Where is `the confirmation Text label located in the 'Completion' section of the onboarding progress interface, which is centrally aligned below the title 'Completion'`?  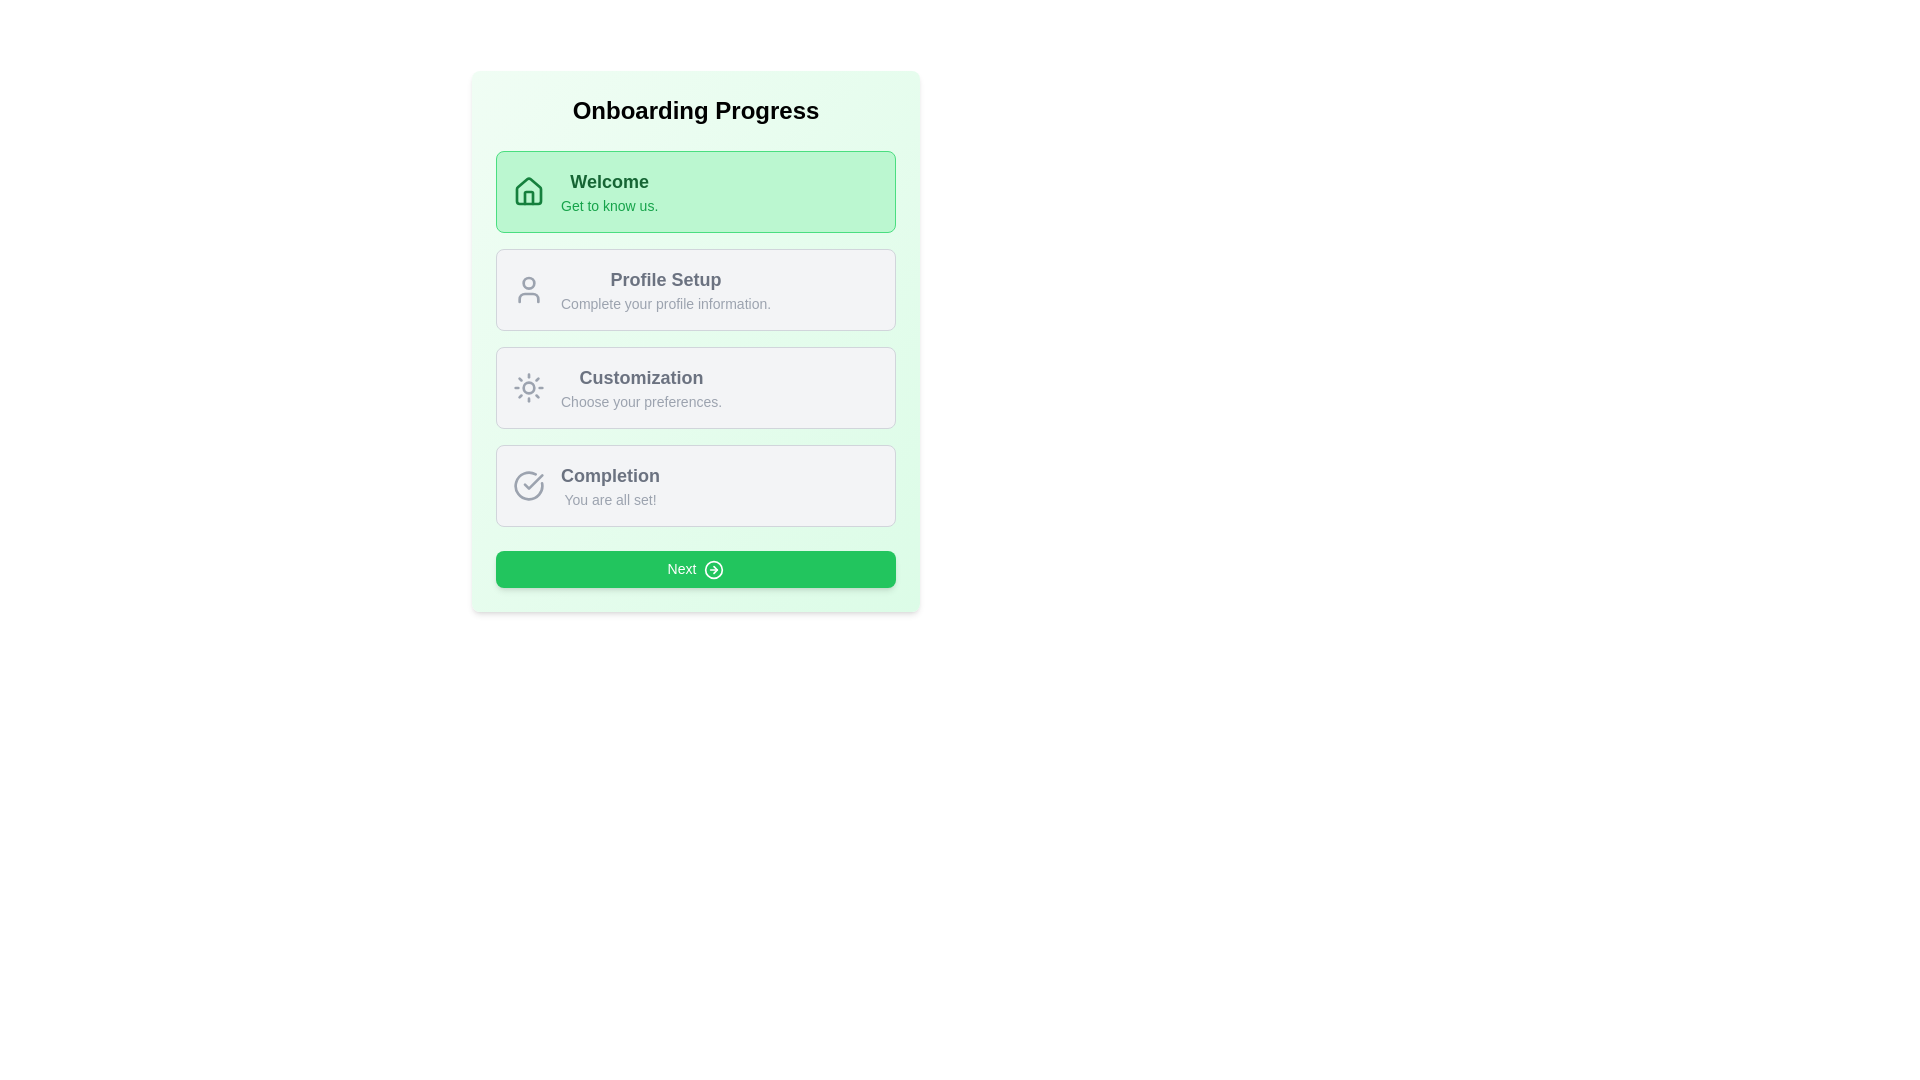
the confirmation Text label located in the 'Completion' section of the onboarding progress interface, which is centrally aligned below the title 'Completion' is located at coordinates (609, 499).